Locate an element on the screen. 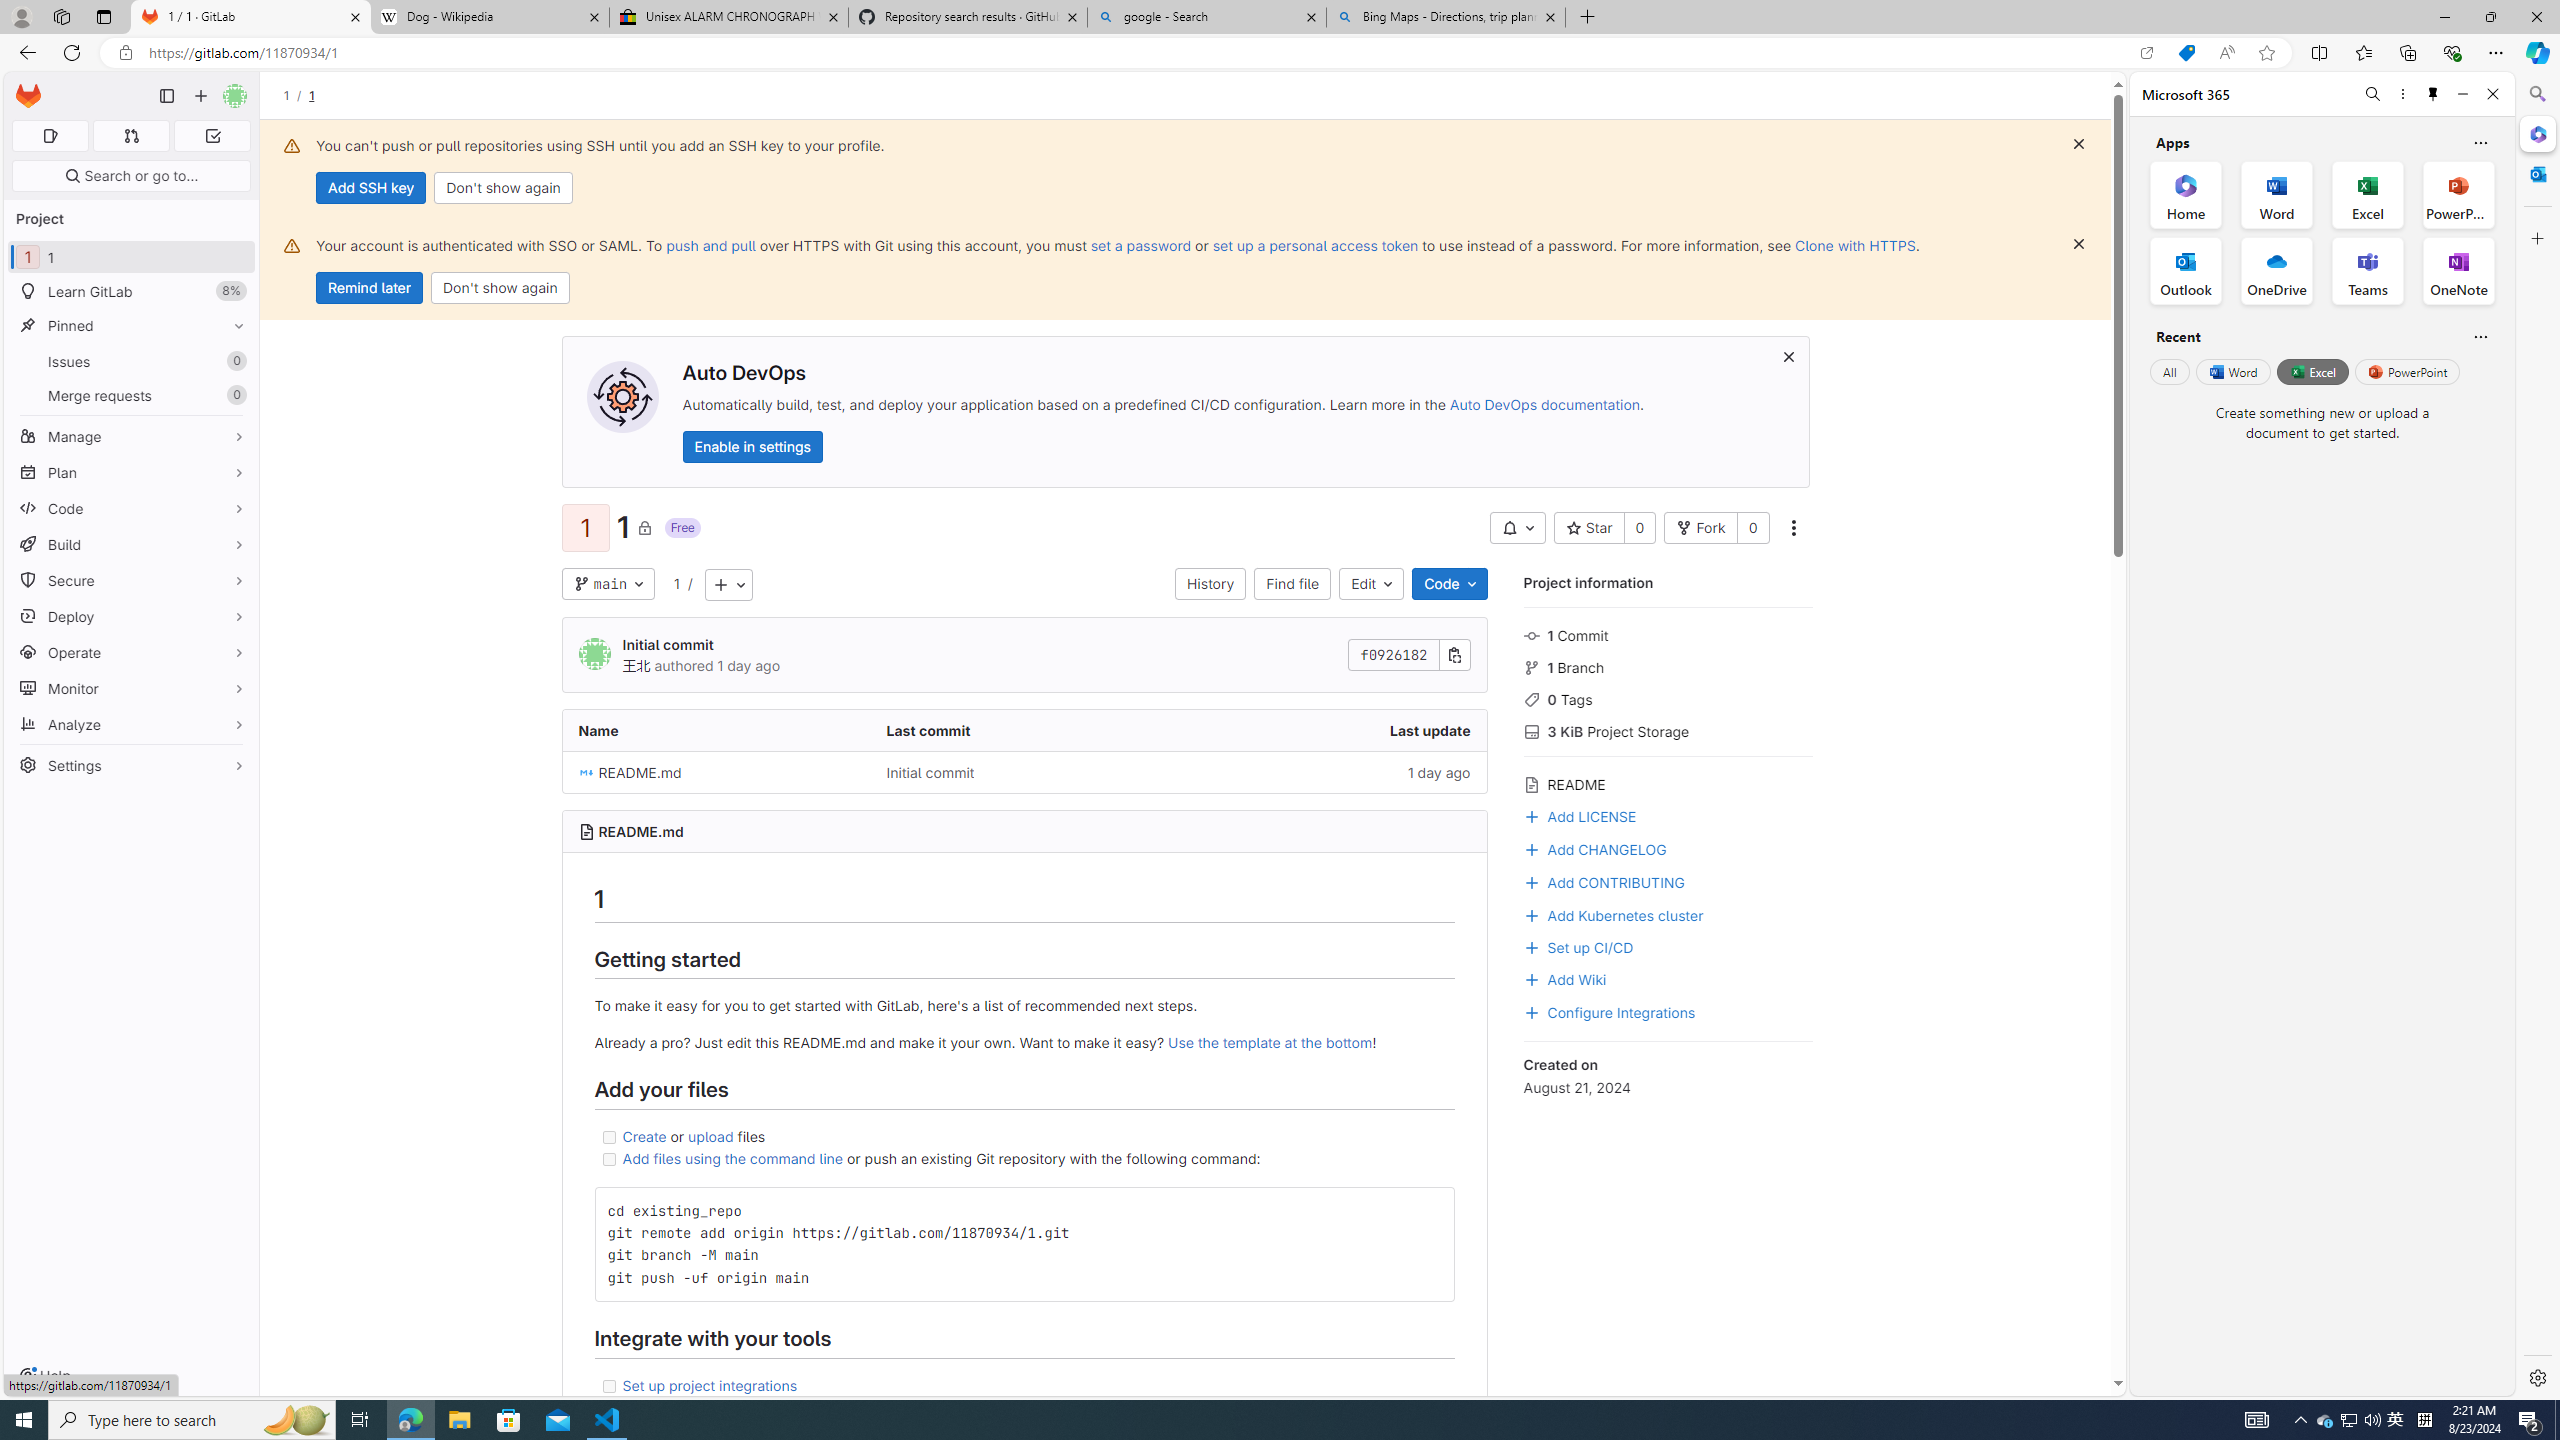 This screenshot has height=1440, width=2560. 'Deploy' is located at coordinates (130, 616).